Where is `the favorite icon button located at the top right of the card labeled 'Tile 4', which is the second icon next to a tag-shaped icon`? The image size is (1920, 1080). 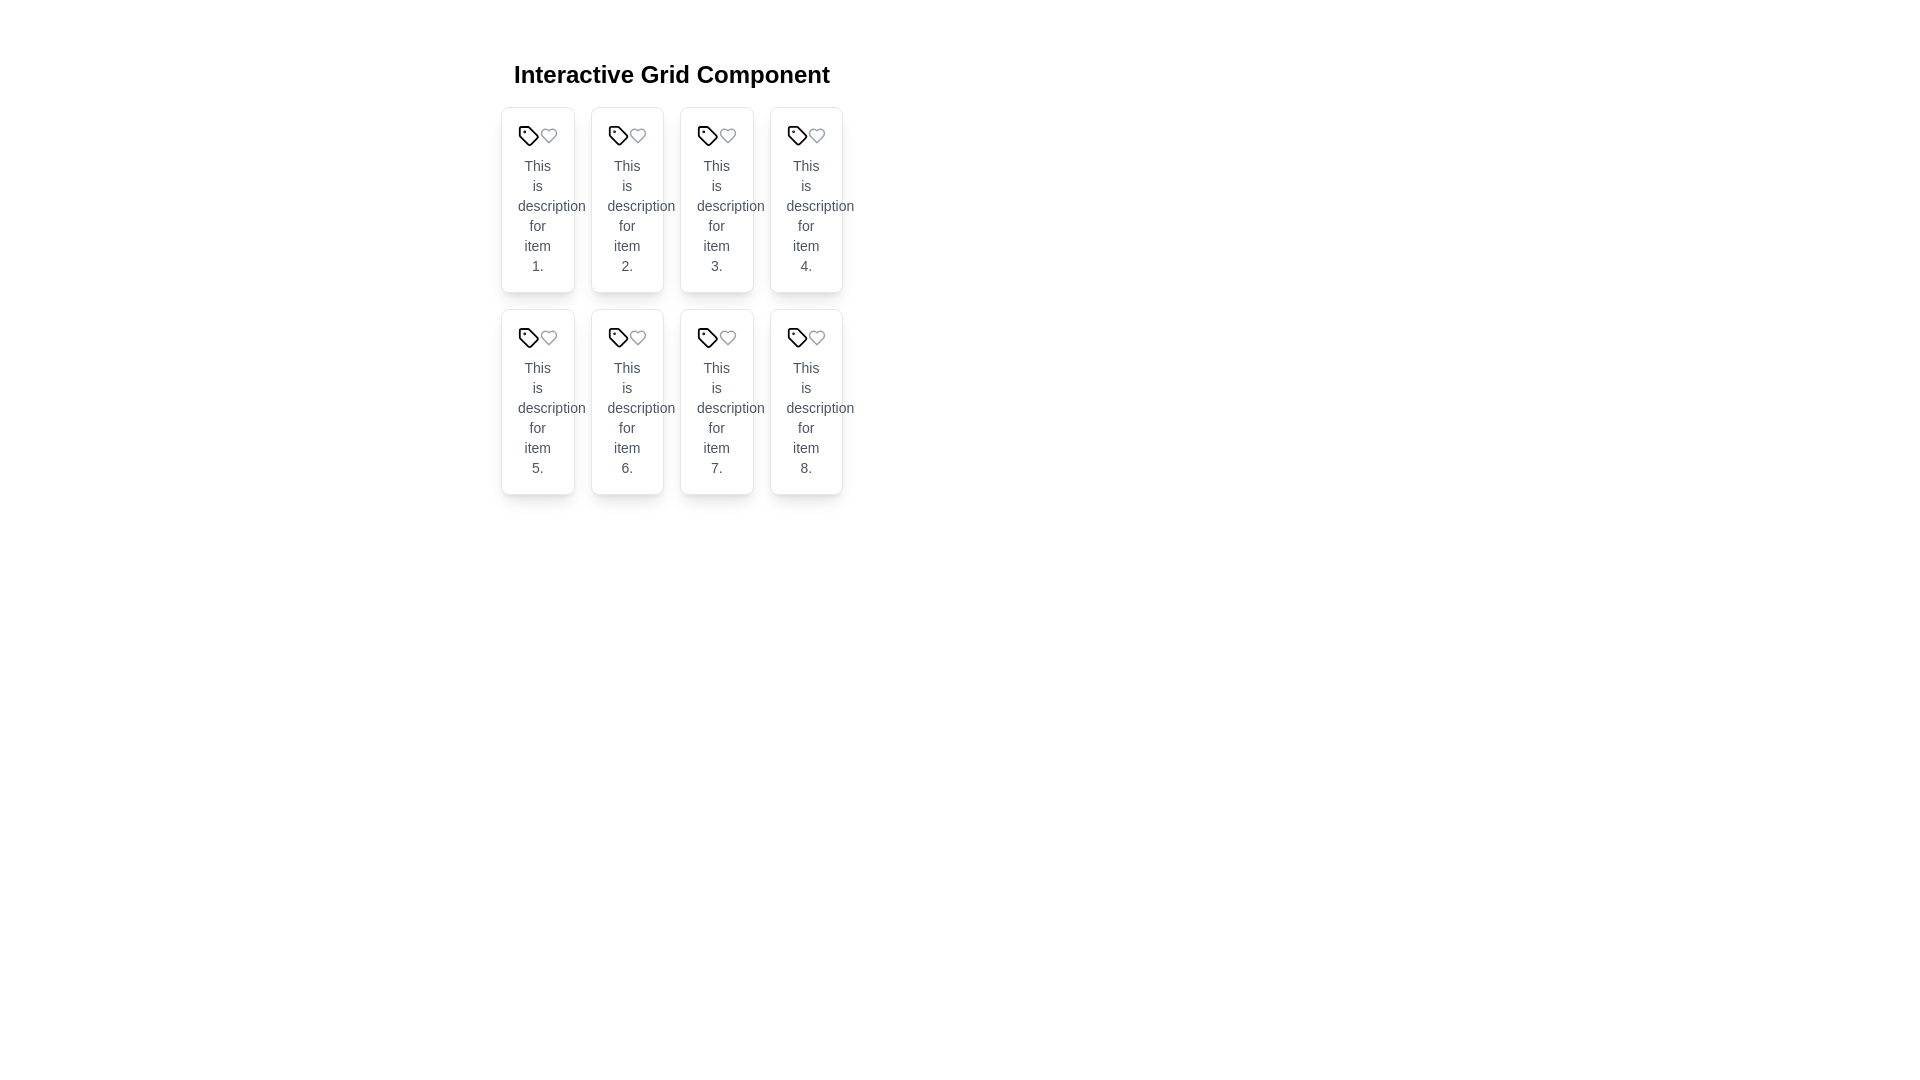 the favorite icon button located at the top right of the card labeled 'Tile 4', which is the second icon next to a tag-shaped icon is located at coordinates (816, 135).